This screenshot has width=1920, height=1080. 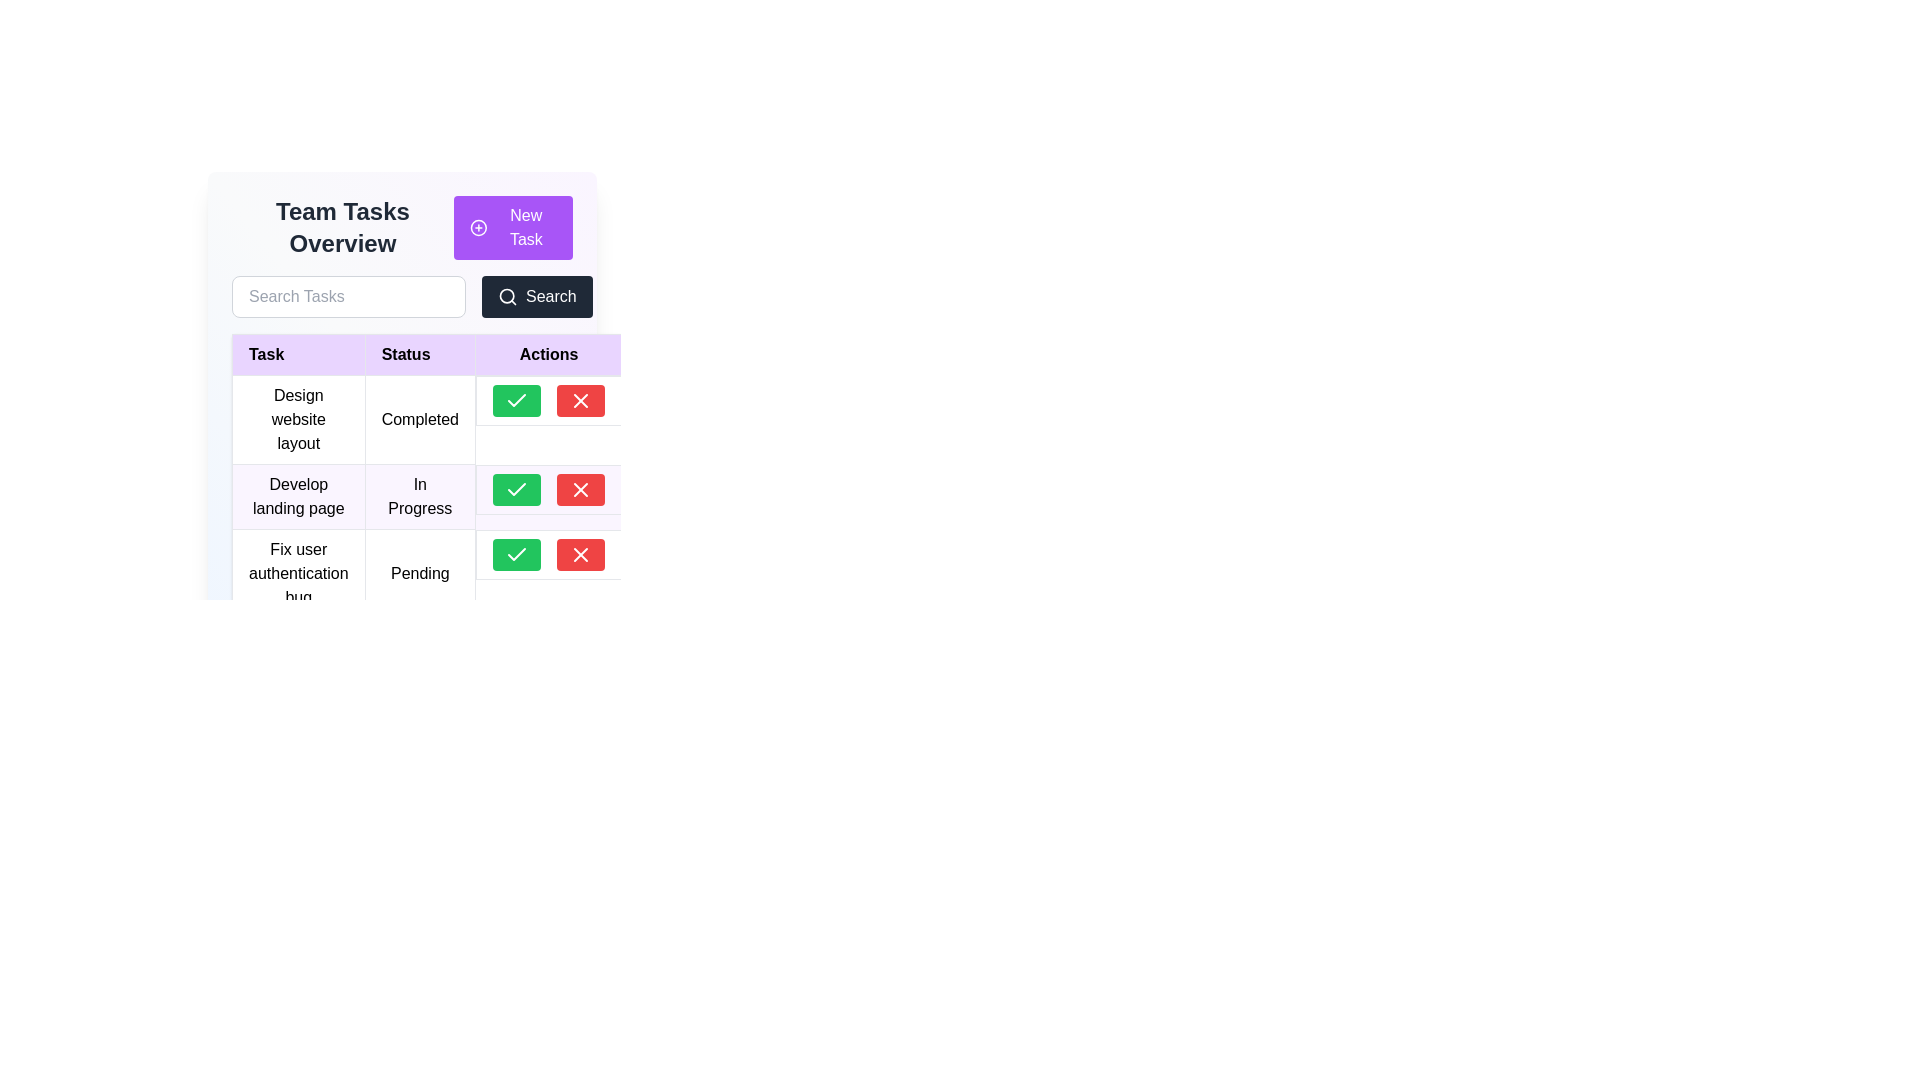 What do you see at coordinates (297, 574) in the screenshot?
I see `text displayed in the first cell of the third row in the 'Task' column, which shows 'Fix user authentication bug'` at bounding box center [297, 574].